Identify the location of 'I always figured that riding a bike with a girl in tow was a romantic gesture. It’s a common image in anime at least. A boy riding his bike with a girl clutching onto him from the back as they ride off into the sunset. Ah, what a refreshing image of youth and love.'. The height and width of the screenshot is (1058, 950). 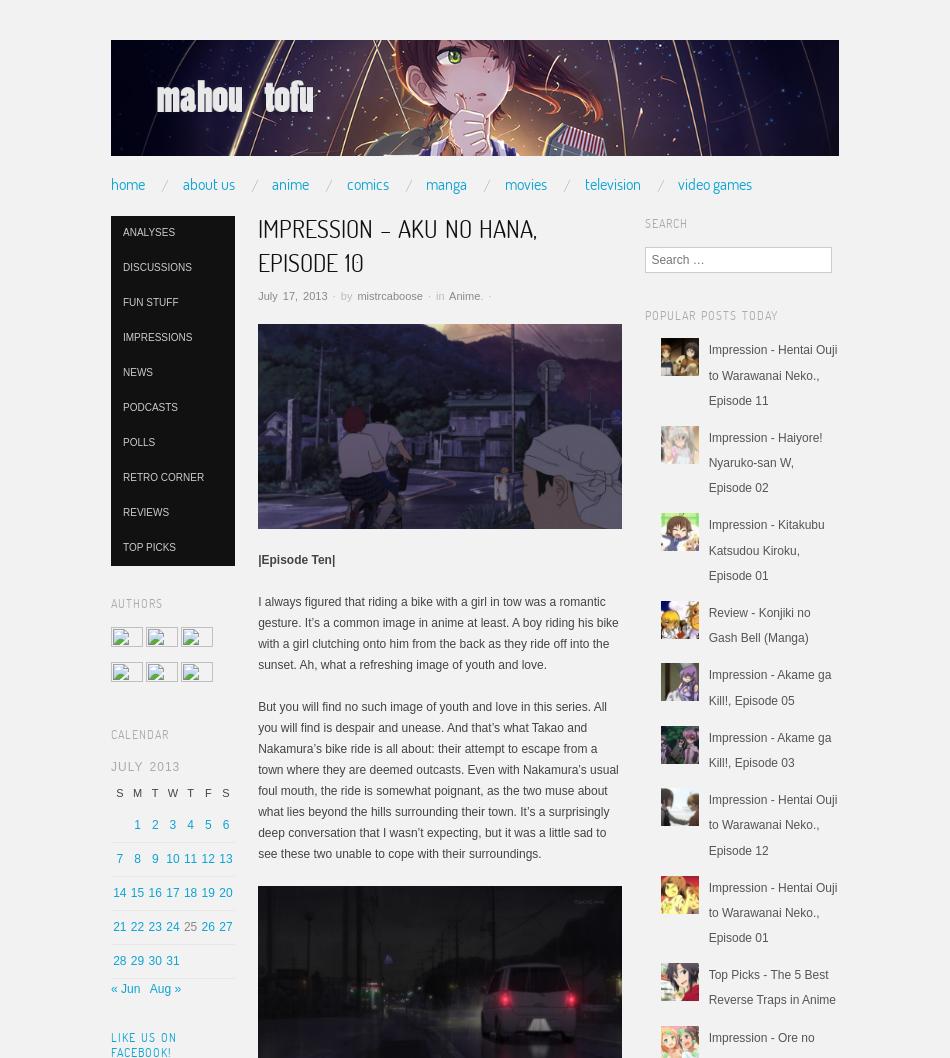
(437, 631).